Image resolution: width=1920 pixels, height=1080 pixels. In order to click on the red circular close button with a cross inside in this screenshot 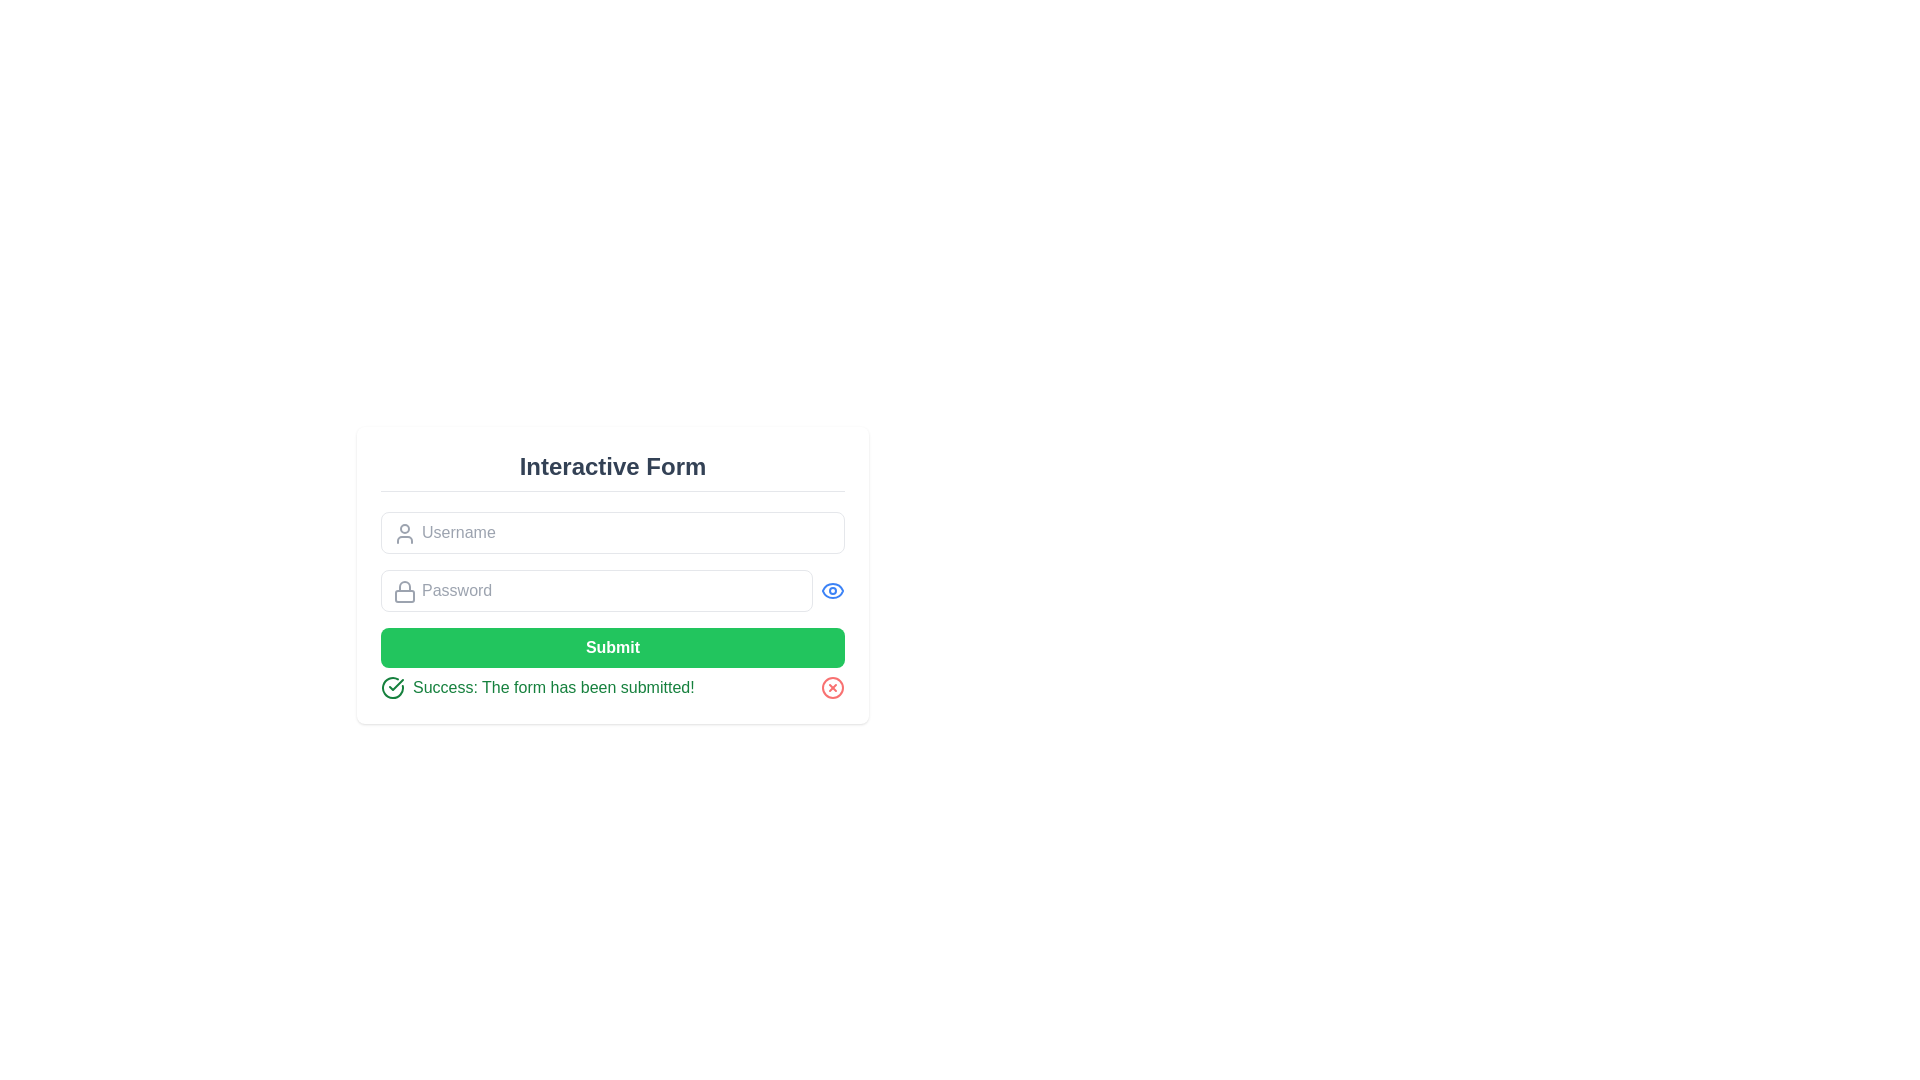, I will do `click(833, 686)`.